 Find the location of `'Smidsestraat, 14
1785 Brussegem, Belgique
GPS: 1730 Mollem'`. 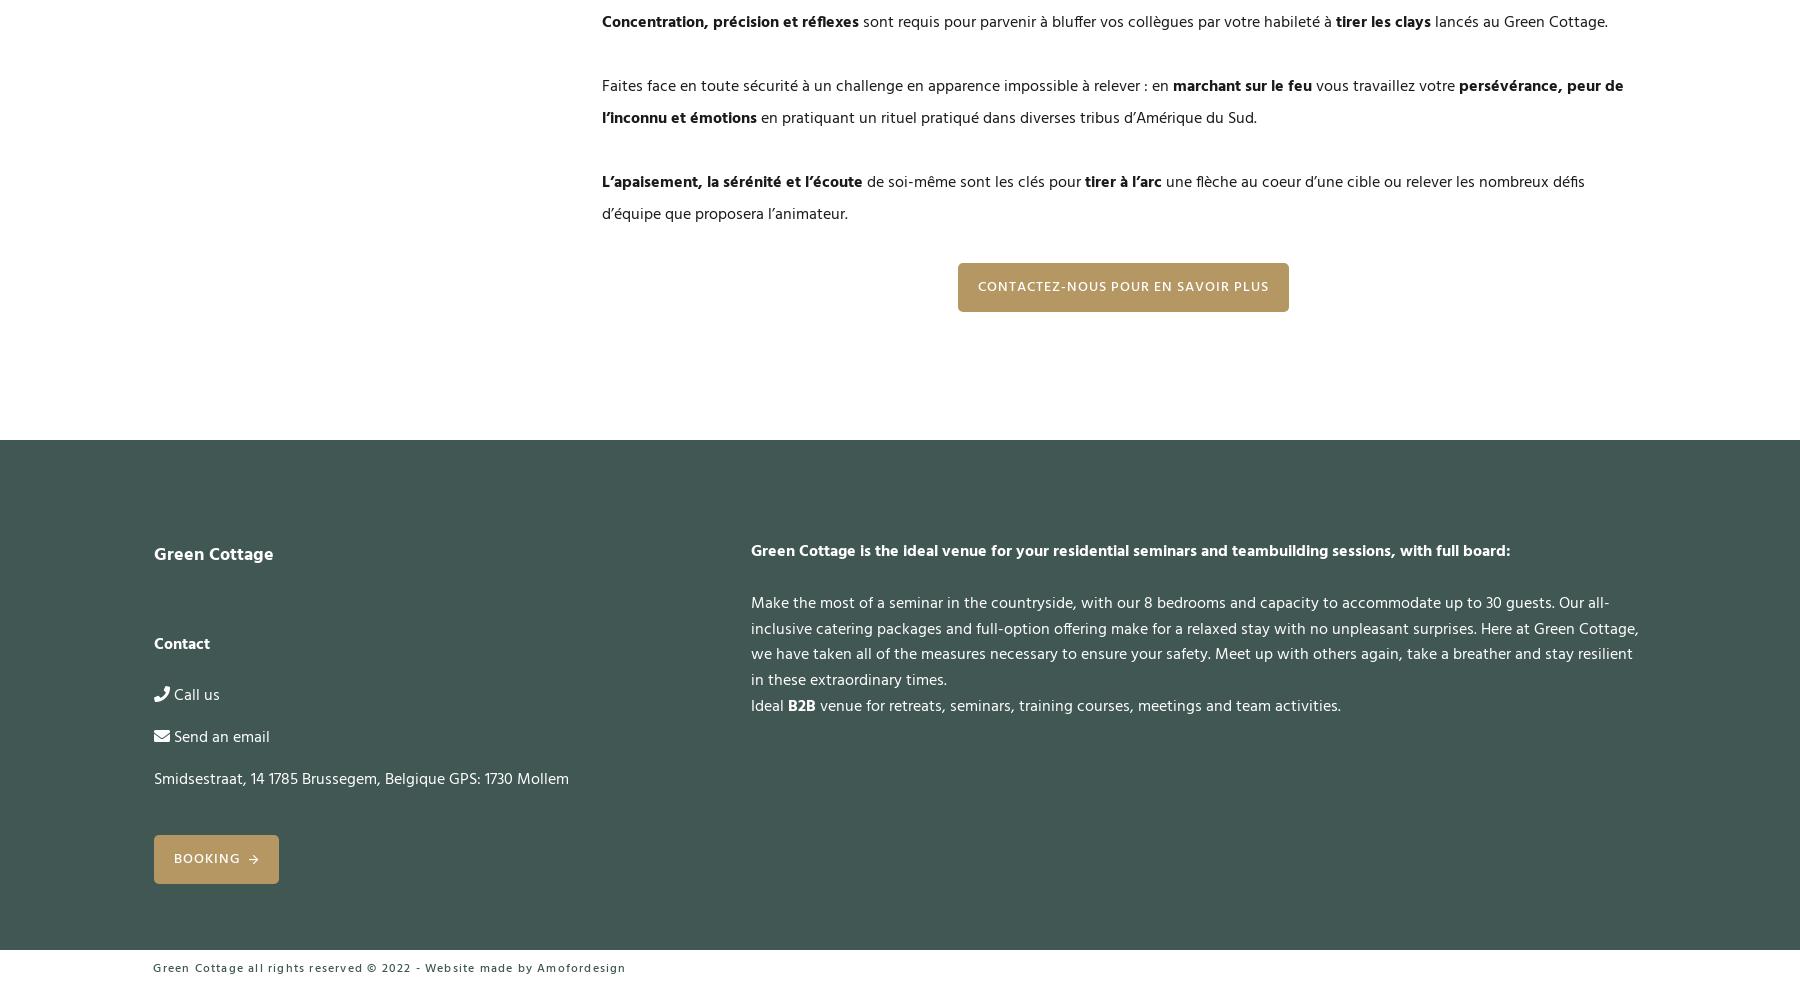

'Smidsestraat, 14
1785 Brussegem, Belgique
GPS: 1730 Mollem' is located at coordinates (361, 778).